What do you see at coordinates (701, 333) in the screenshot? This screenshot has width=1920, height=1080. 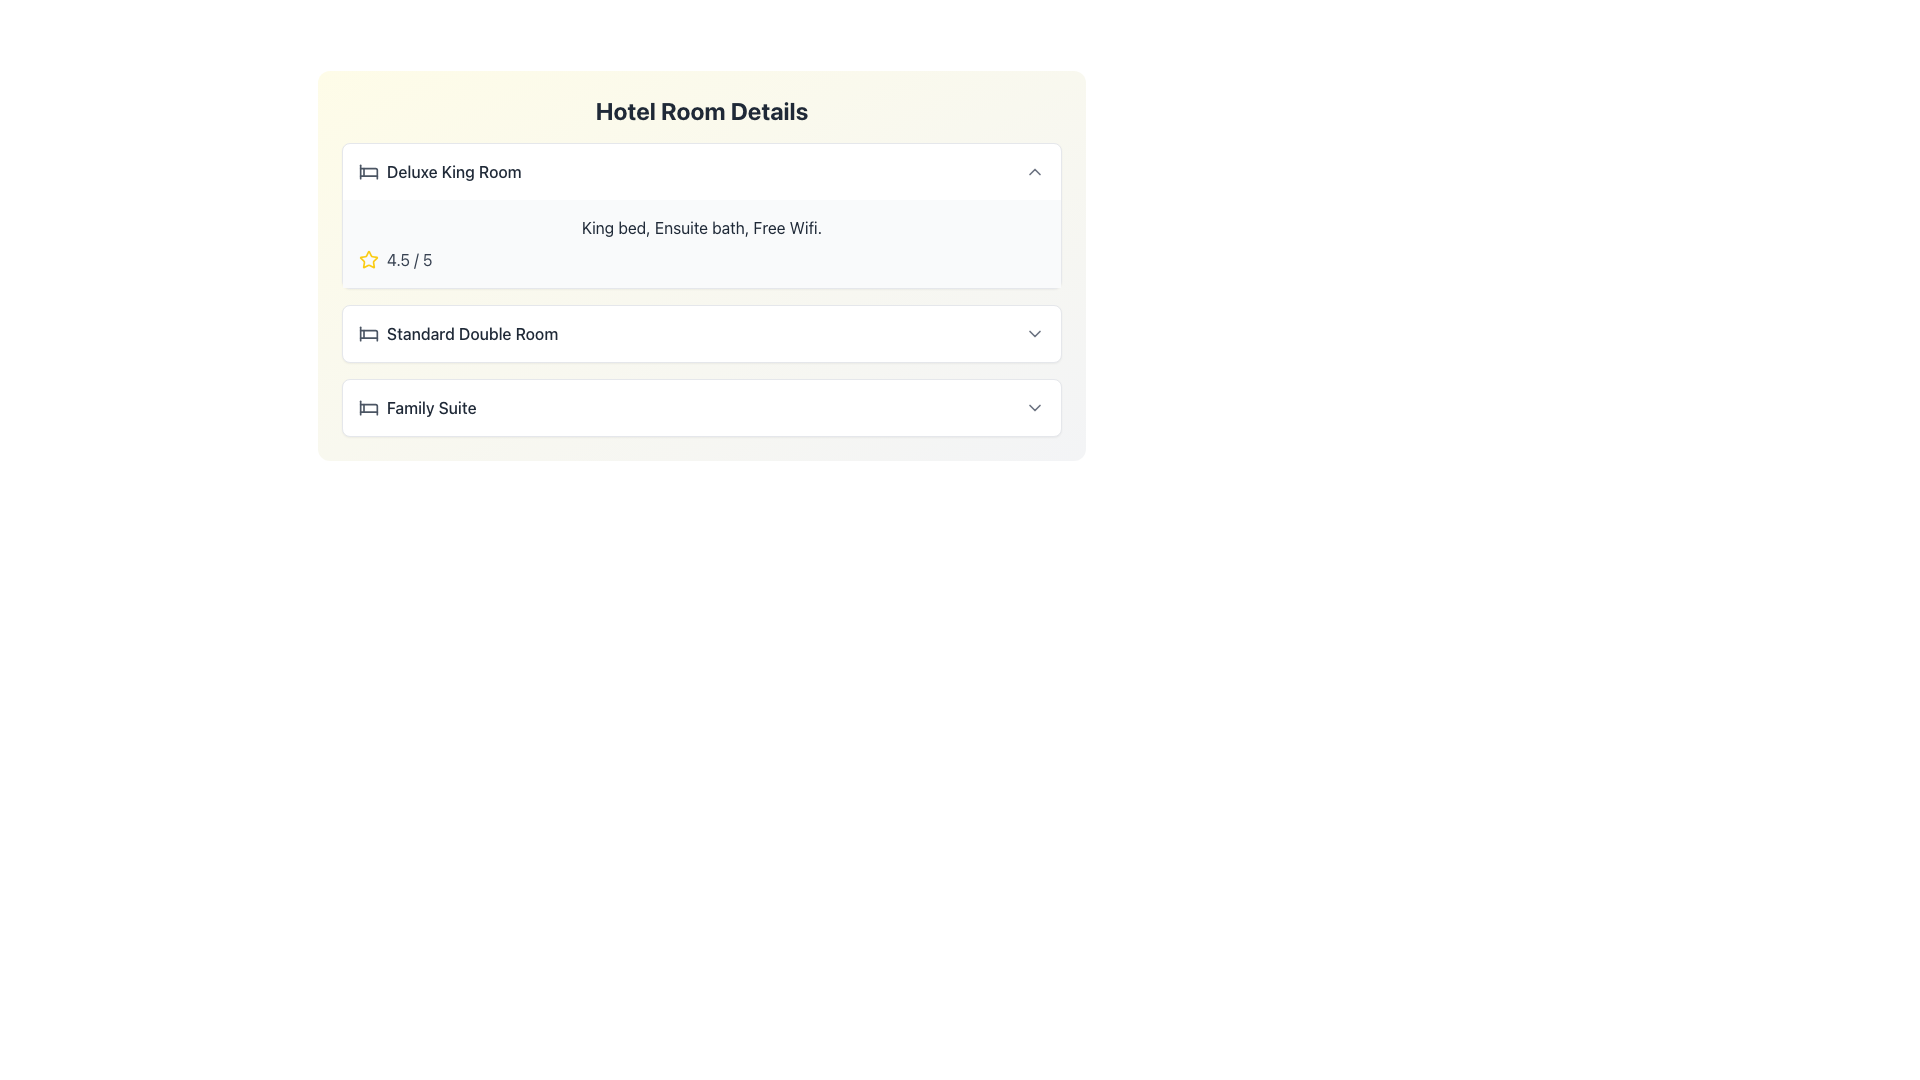 I see `the Dropdown trigger for room selection that represents the 'Standard Double Room' to read the room title` at bounding box center [701, 333].